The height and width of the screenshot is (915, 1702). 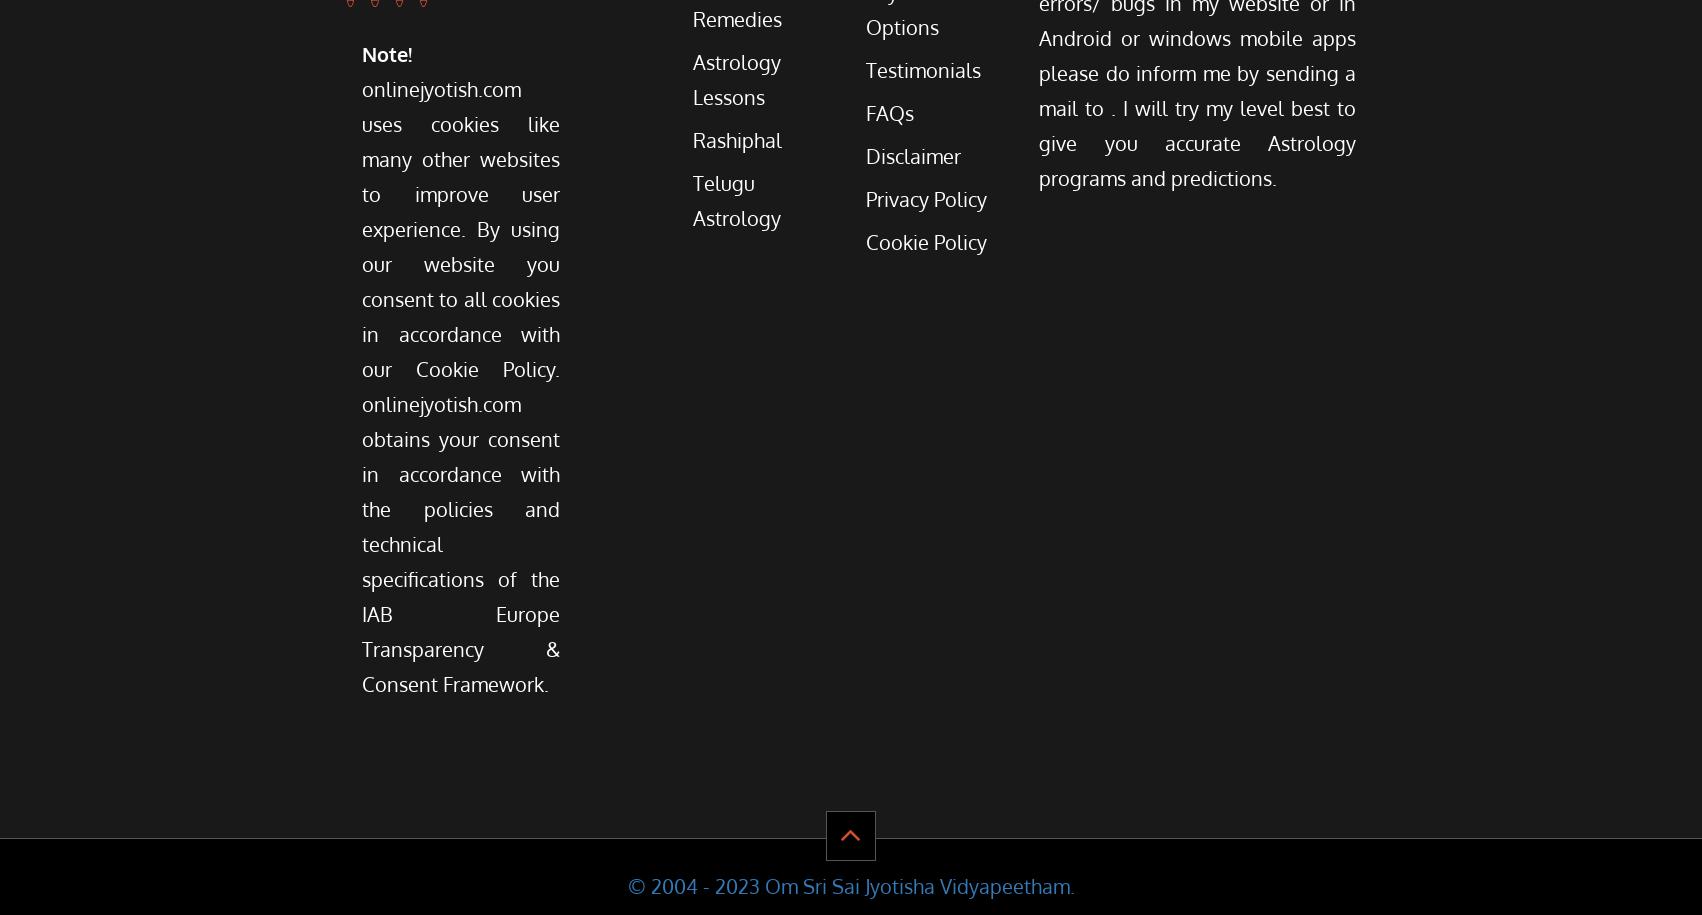 What do you see at coordinates (692, 78) in the screenshot?
I see `'Astrology Lessons'` at bounding box center [692, 78].